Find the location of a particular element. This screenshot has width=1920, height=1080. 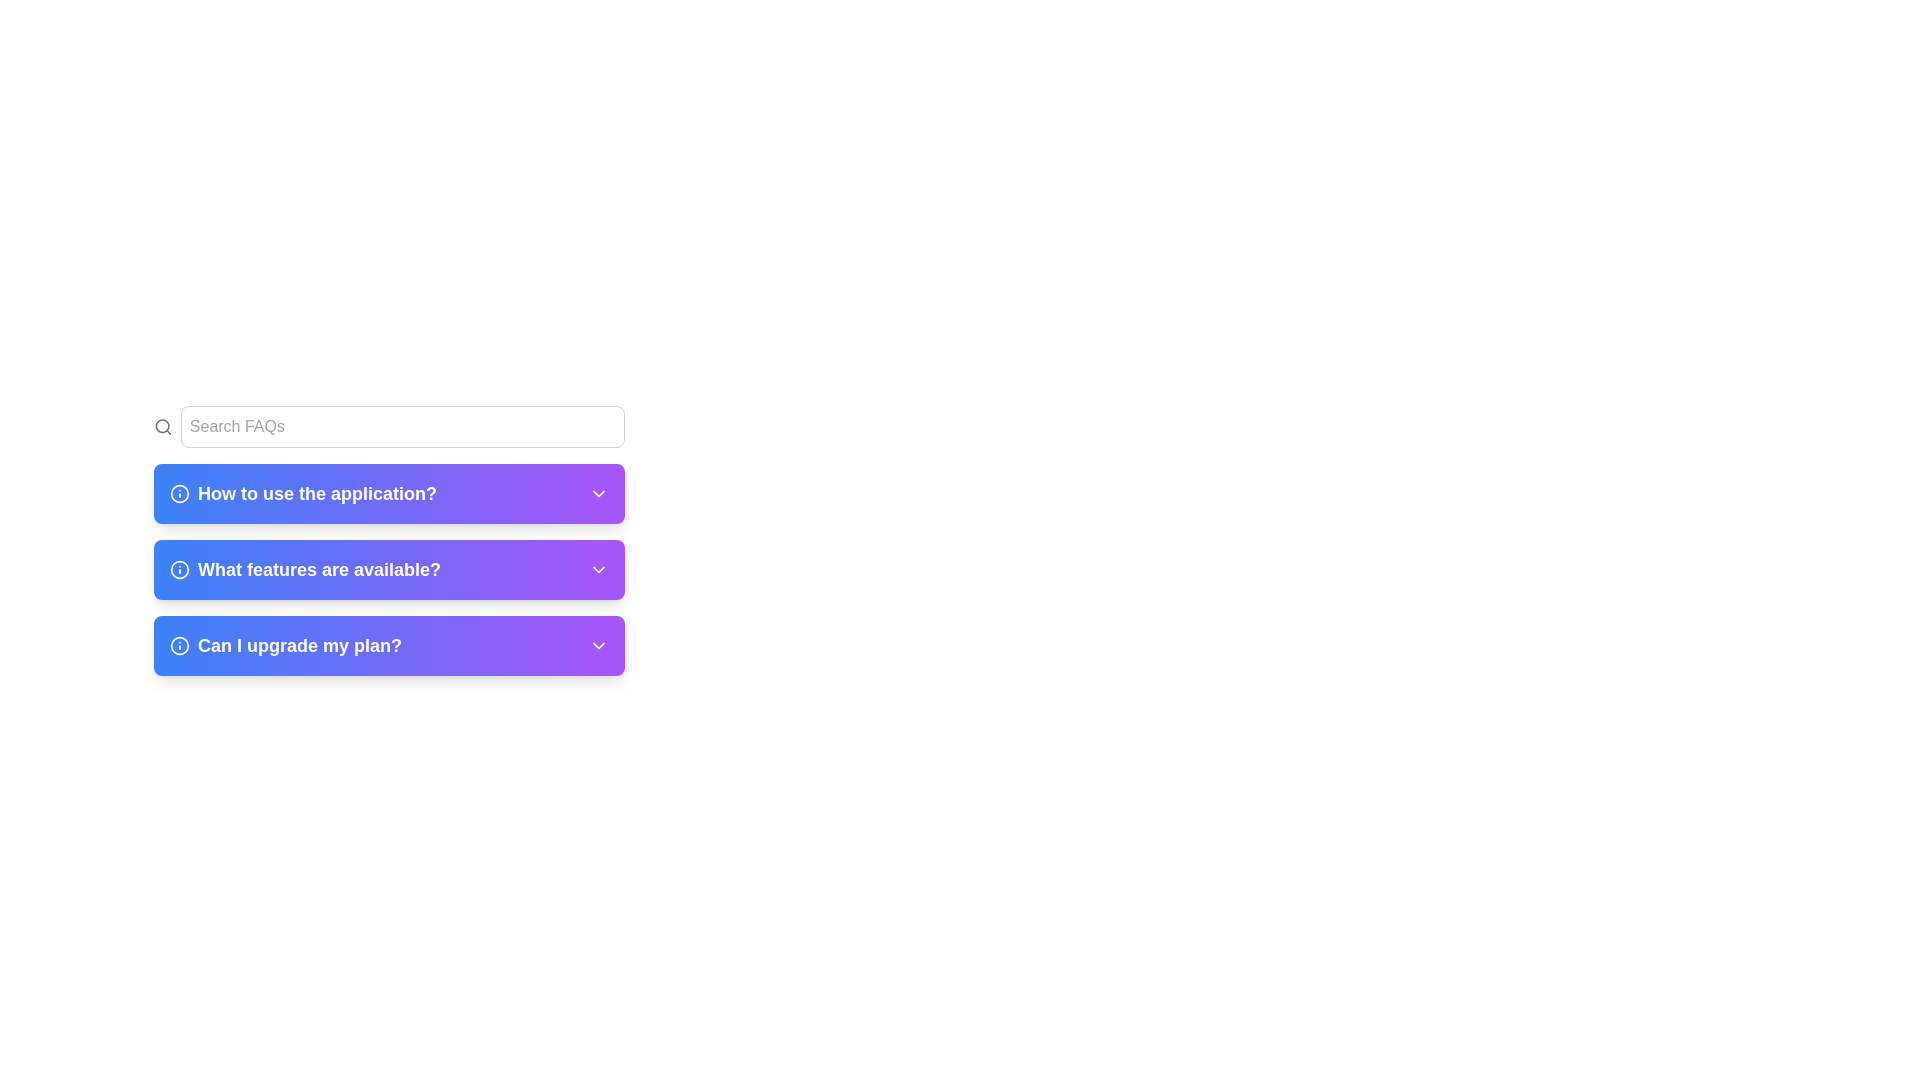

the collapsible section header for the FAQ entry about 'What features are available?' to enable keyboard navigation is located at coordinates (389, 548).